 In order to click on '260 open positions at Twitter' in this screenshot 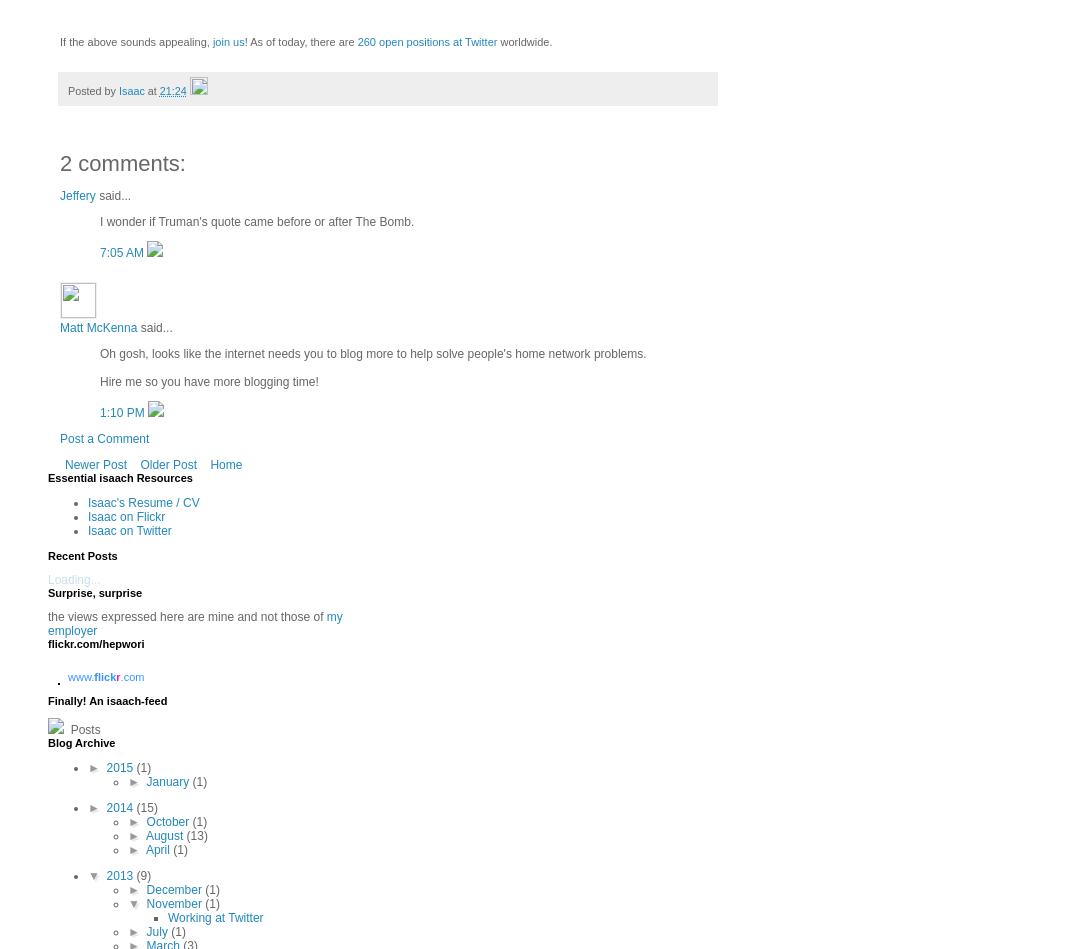, I will do `click(356, 42)`.